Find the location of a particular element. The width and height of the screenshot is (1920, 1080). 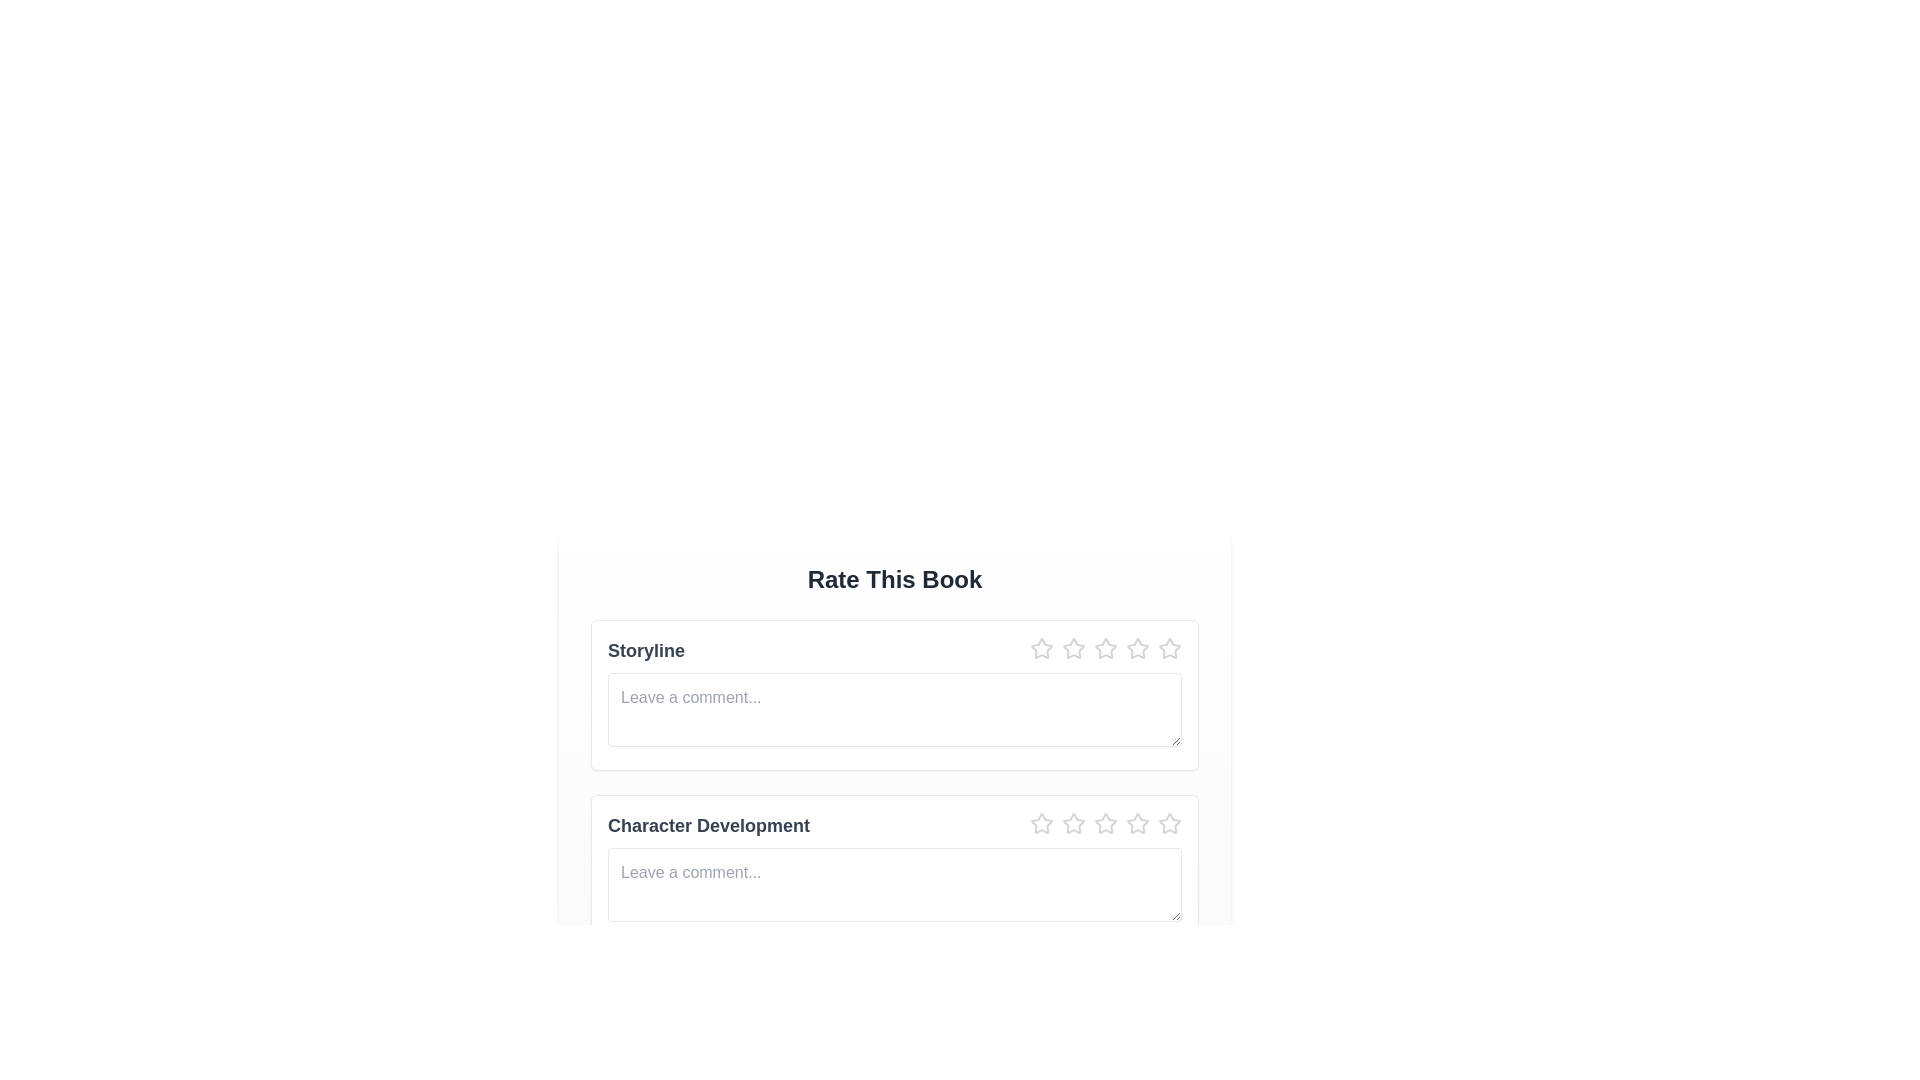

the 'Storyline' text label, which is styled in bold dark-gray and is positioned in the 'Rate This Book' interface, above the comment input box and to the left of the star rating component is located at coordinates (646, 651).